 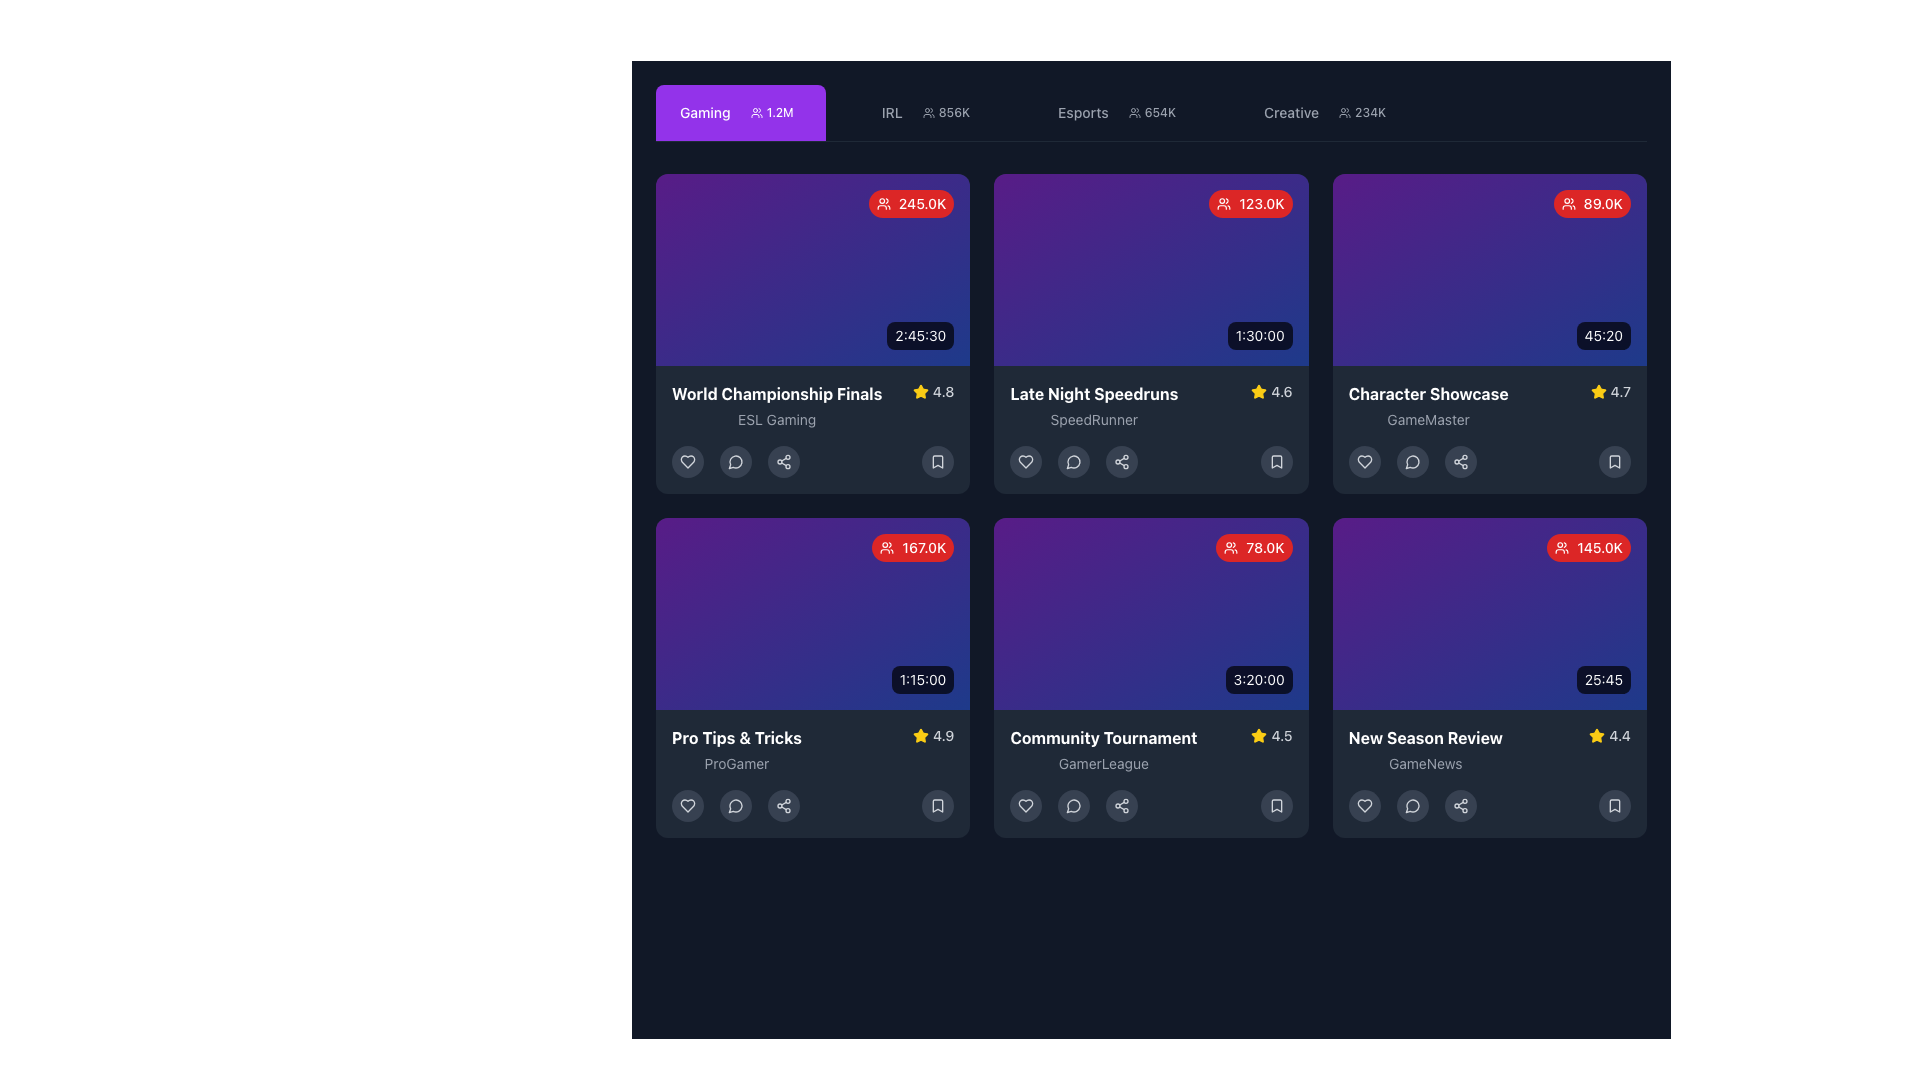 What do you see at coordinates (1223, 204) in the screenshot?
I see `the SVG Icon indicating user count next to the '123.0K' label in the second grid card titled 'Late Night Speedruns'` at bounding box center [1223, 204].